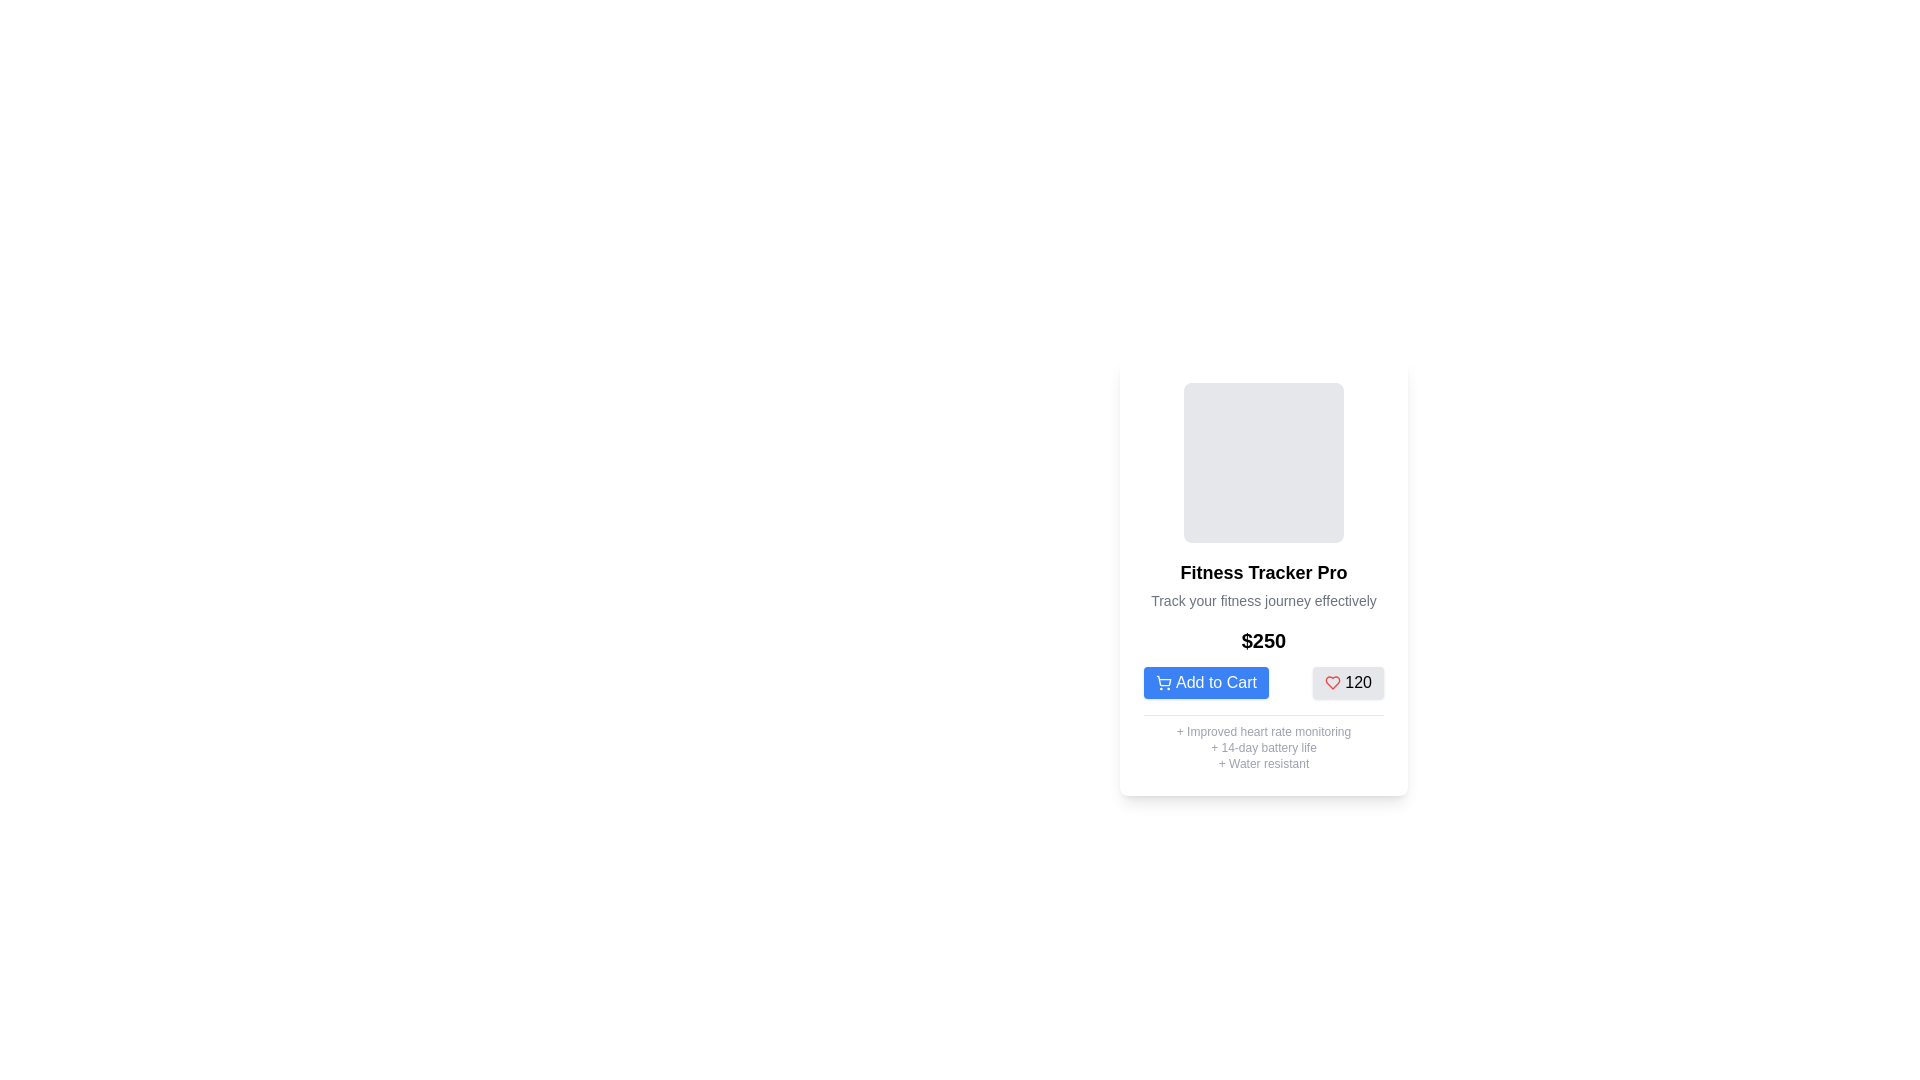  I want to click on keyboard navigation, so click(1348, 681).